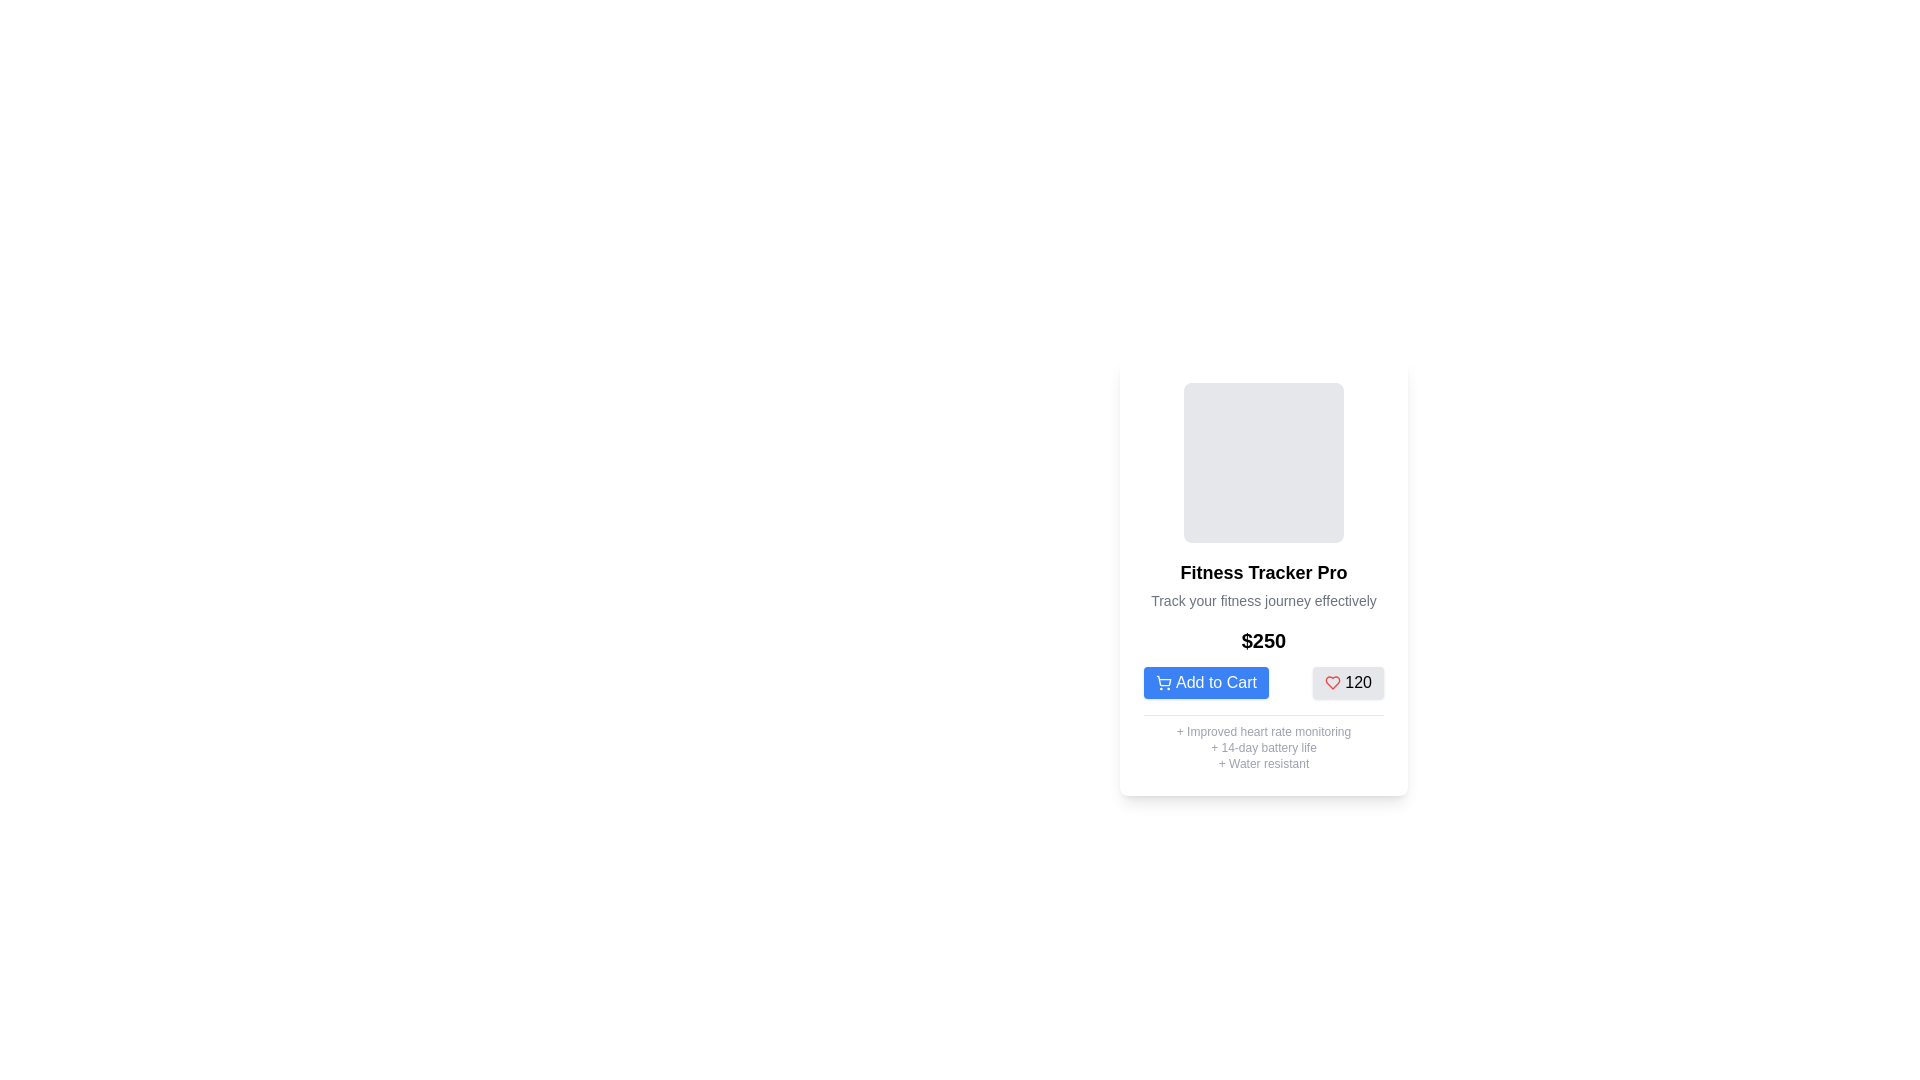  I want to click on keyboard navigation, so click(1348, 681).